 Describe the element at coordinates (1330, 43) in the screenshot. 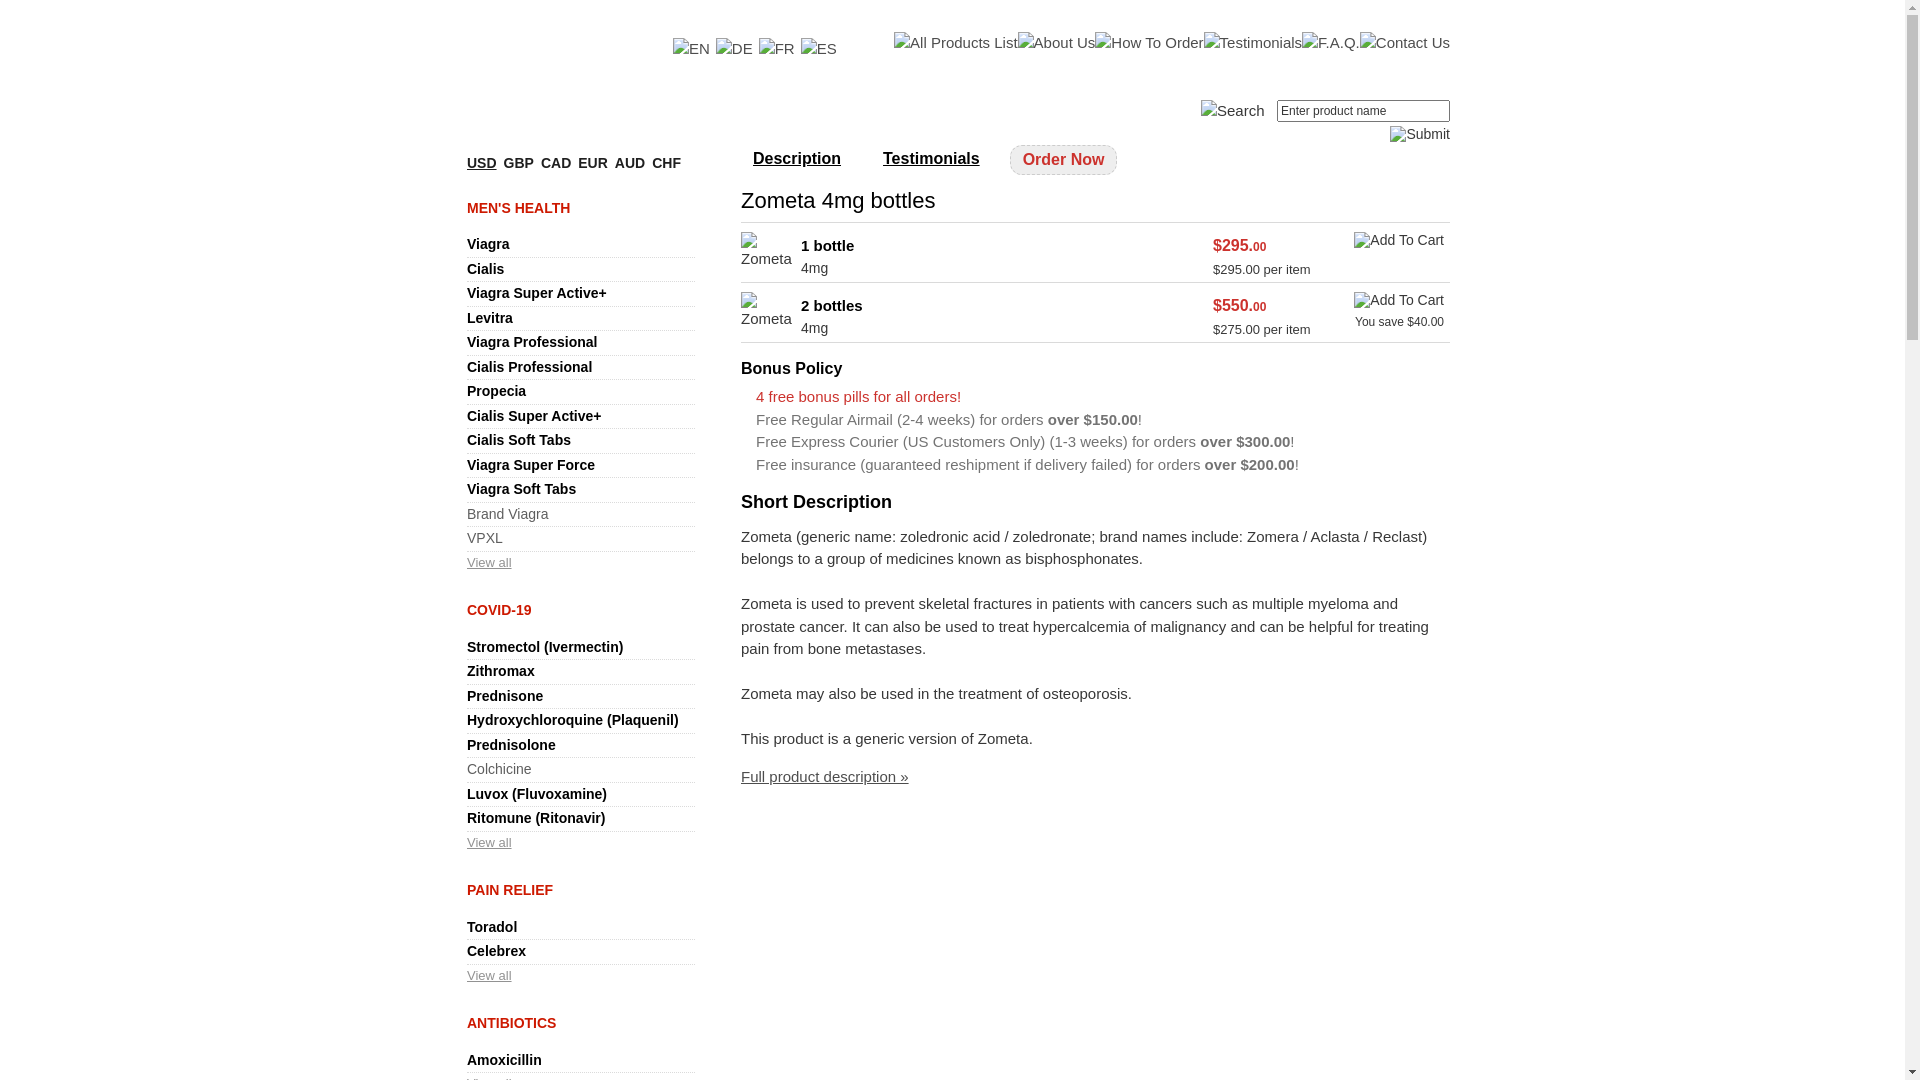

I see `'F.A.Q.'` at that location.